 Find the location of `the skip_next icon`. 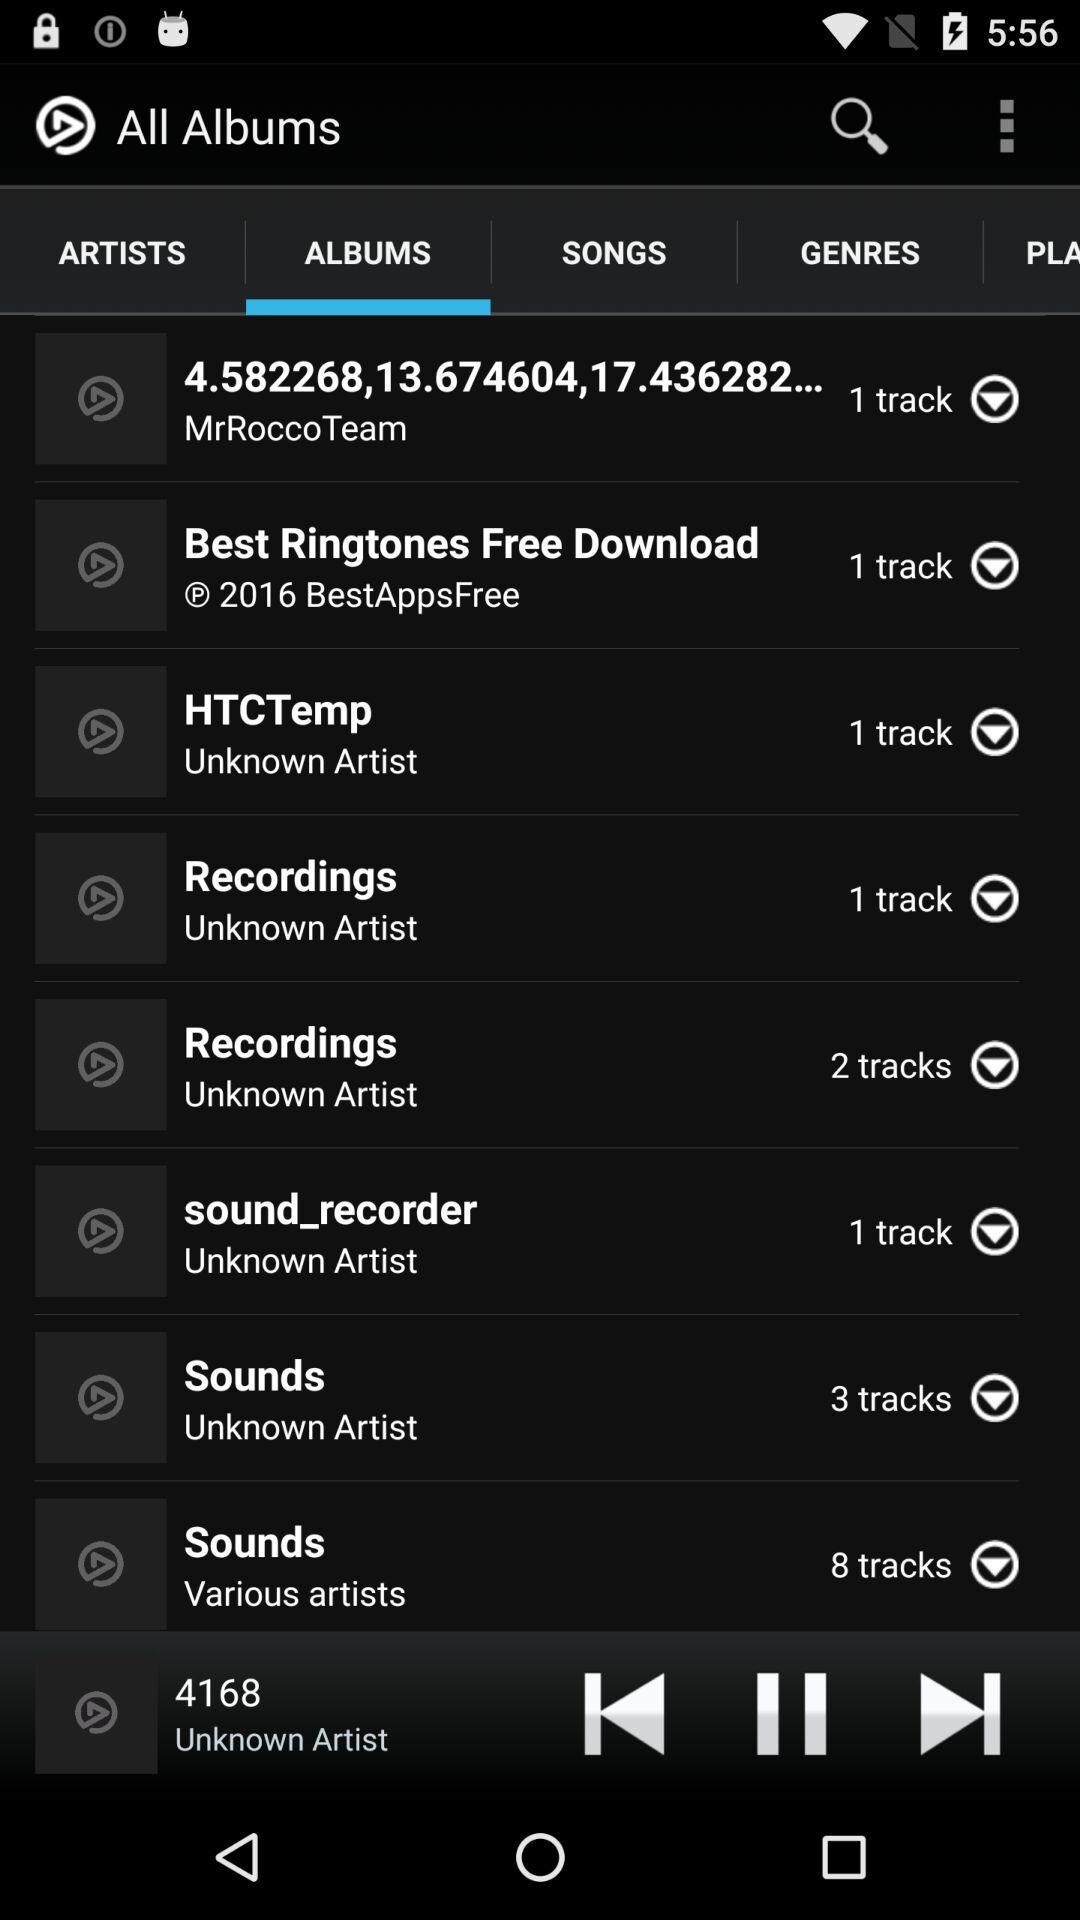

the skip_next icon is located at coordinates (959, 1832).